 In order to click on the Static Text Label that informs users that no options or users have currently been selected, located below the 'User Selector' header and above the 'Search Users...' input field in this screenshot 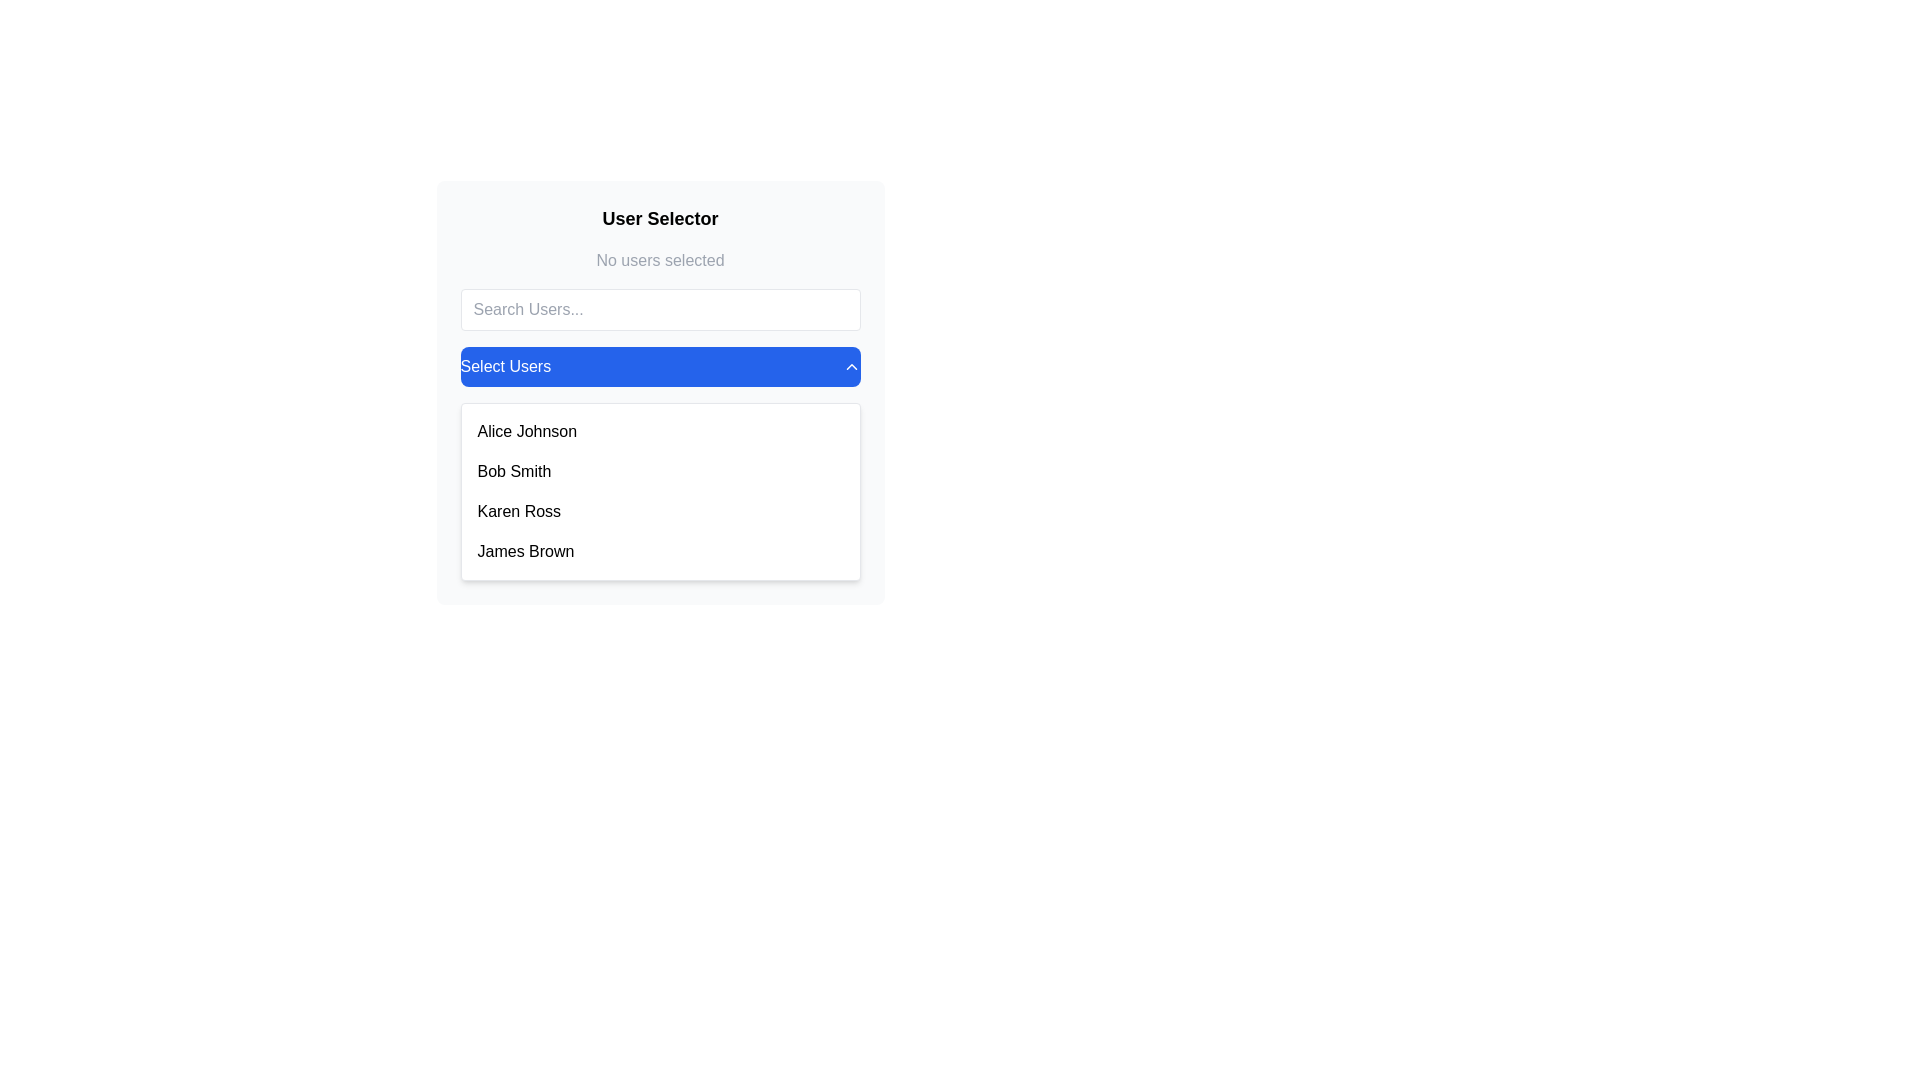, I will do `click(660, 260)`.